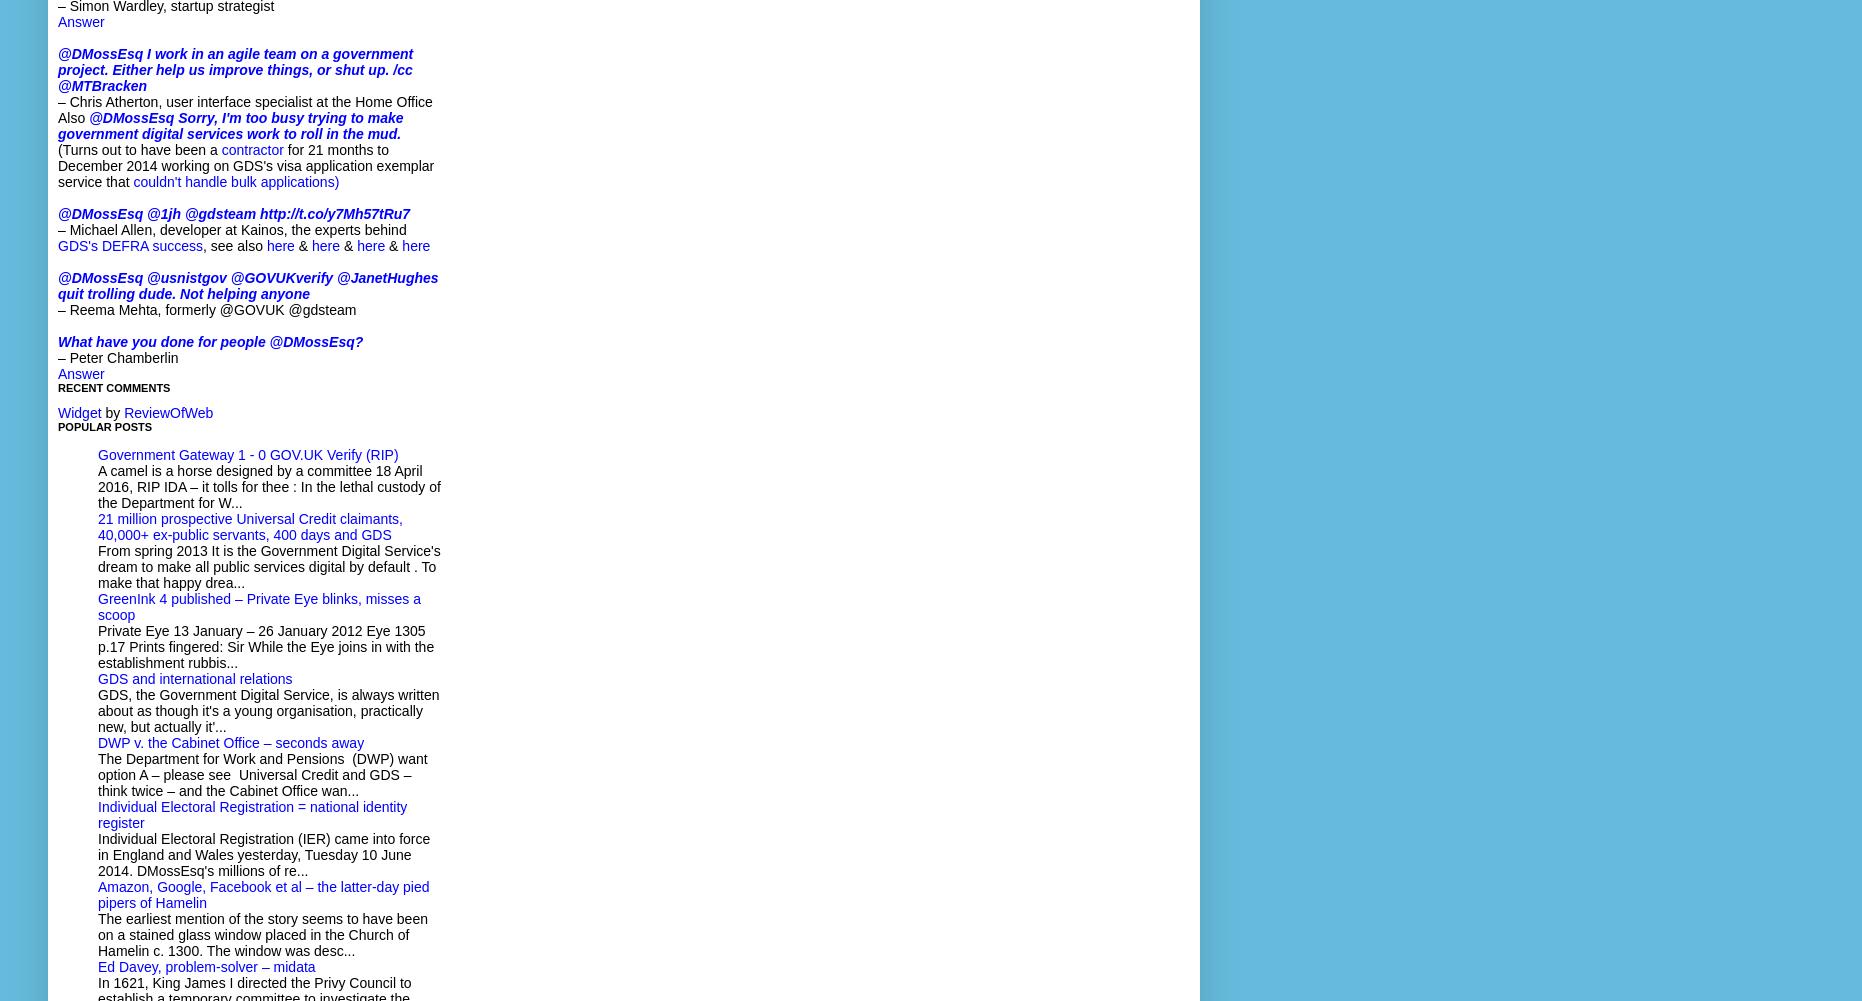 The height and width of the screenshot is (1001, 1862). Describe the element at coordinates (113, 386) in the screenshot. I see `'Recent Comments'` at that location.